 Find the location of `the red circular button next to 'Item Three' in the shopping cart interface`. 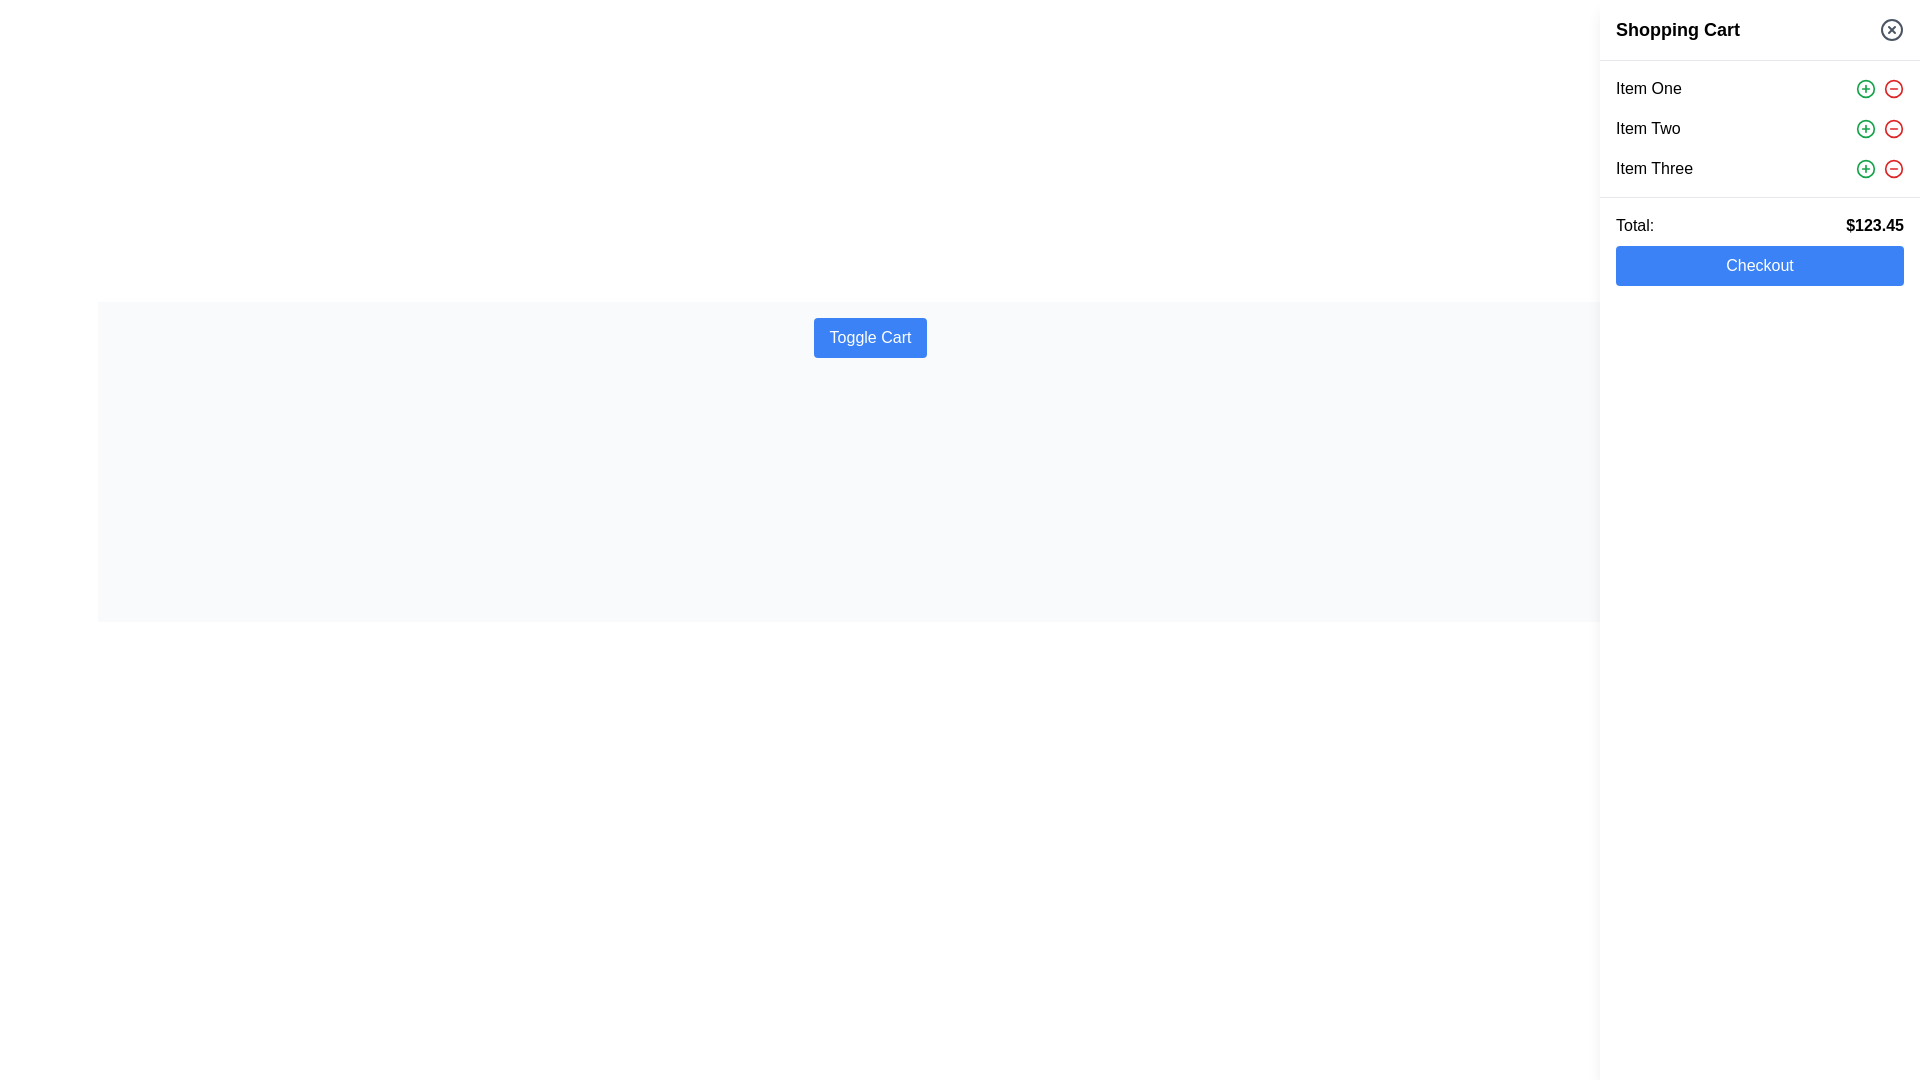

the red circular button next to 'Item Three' in the shopping cart interface is located at coordinates (1893, 168).